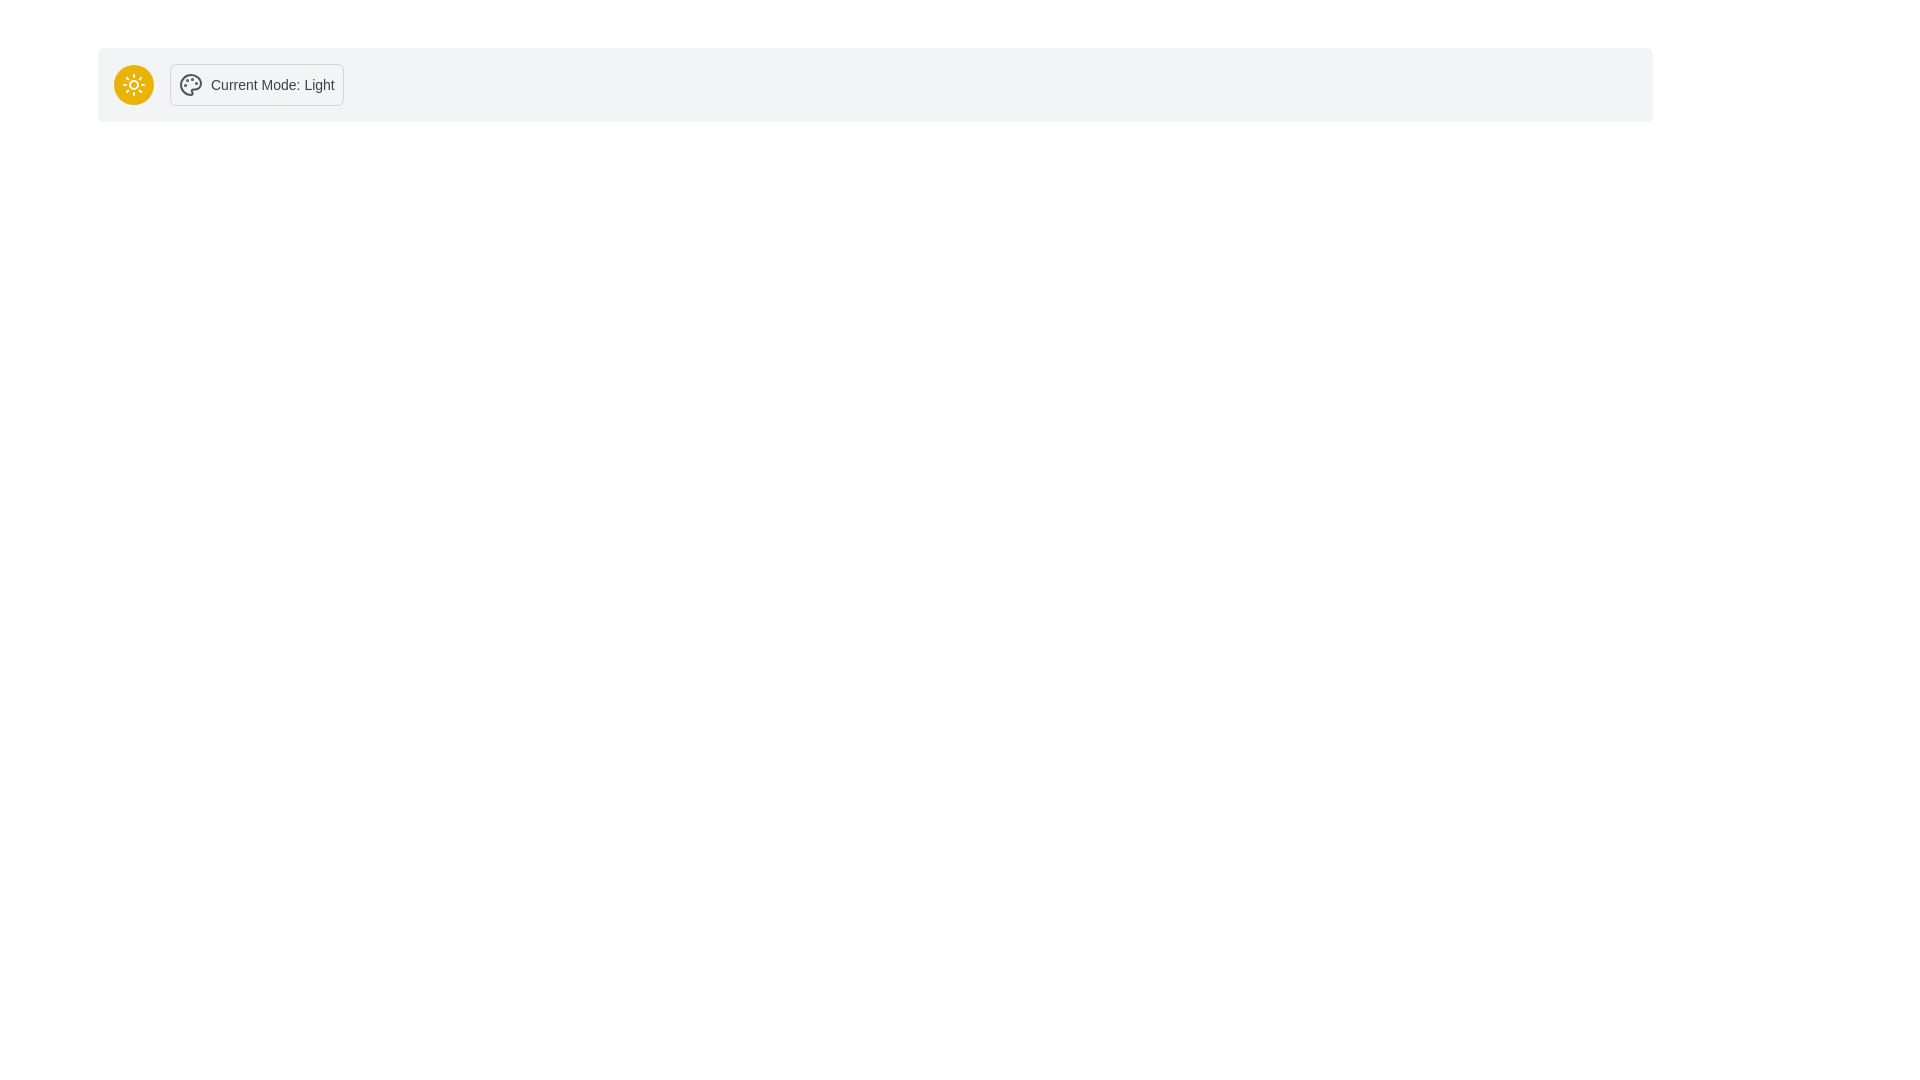 Image resolution: width=1920 pixels, height=1080 pixels. I want to click on the sun icon within the rounded yellow button labeled 'Switch to dark mode' located near the top left corner of the interface, so click(133, 83).